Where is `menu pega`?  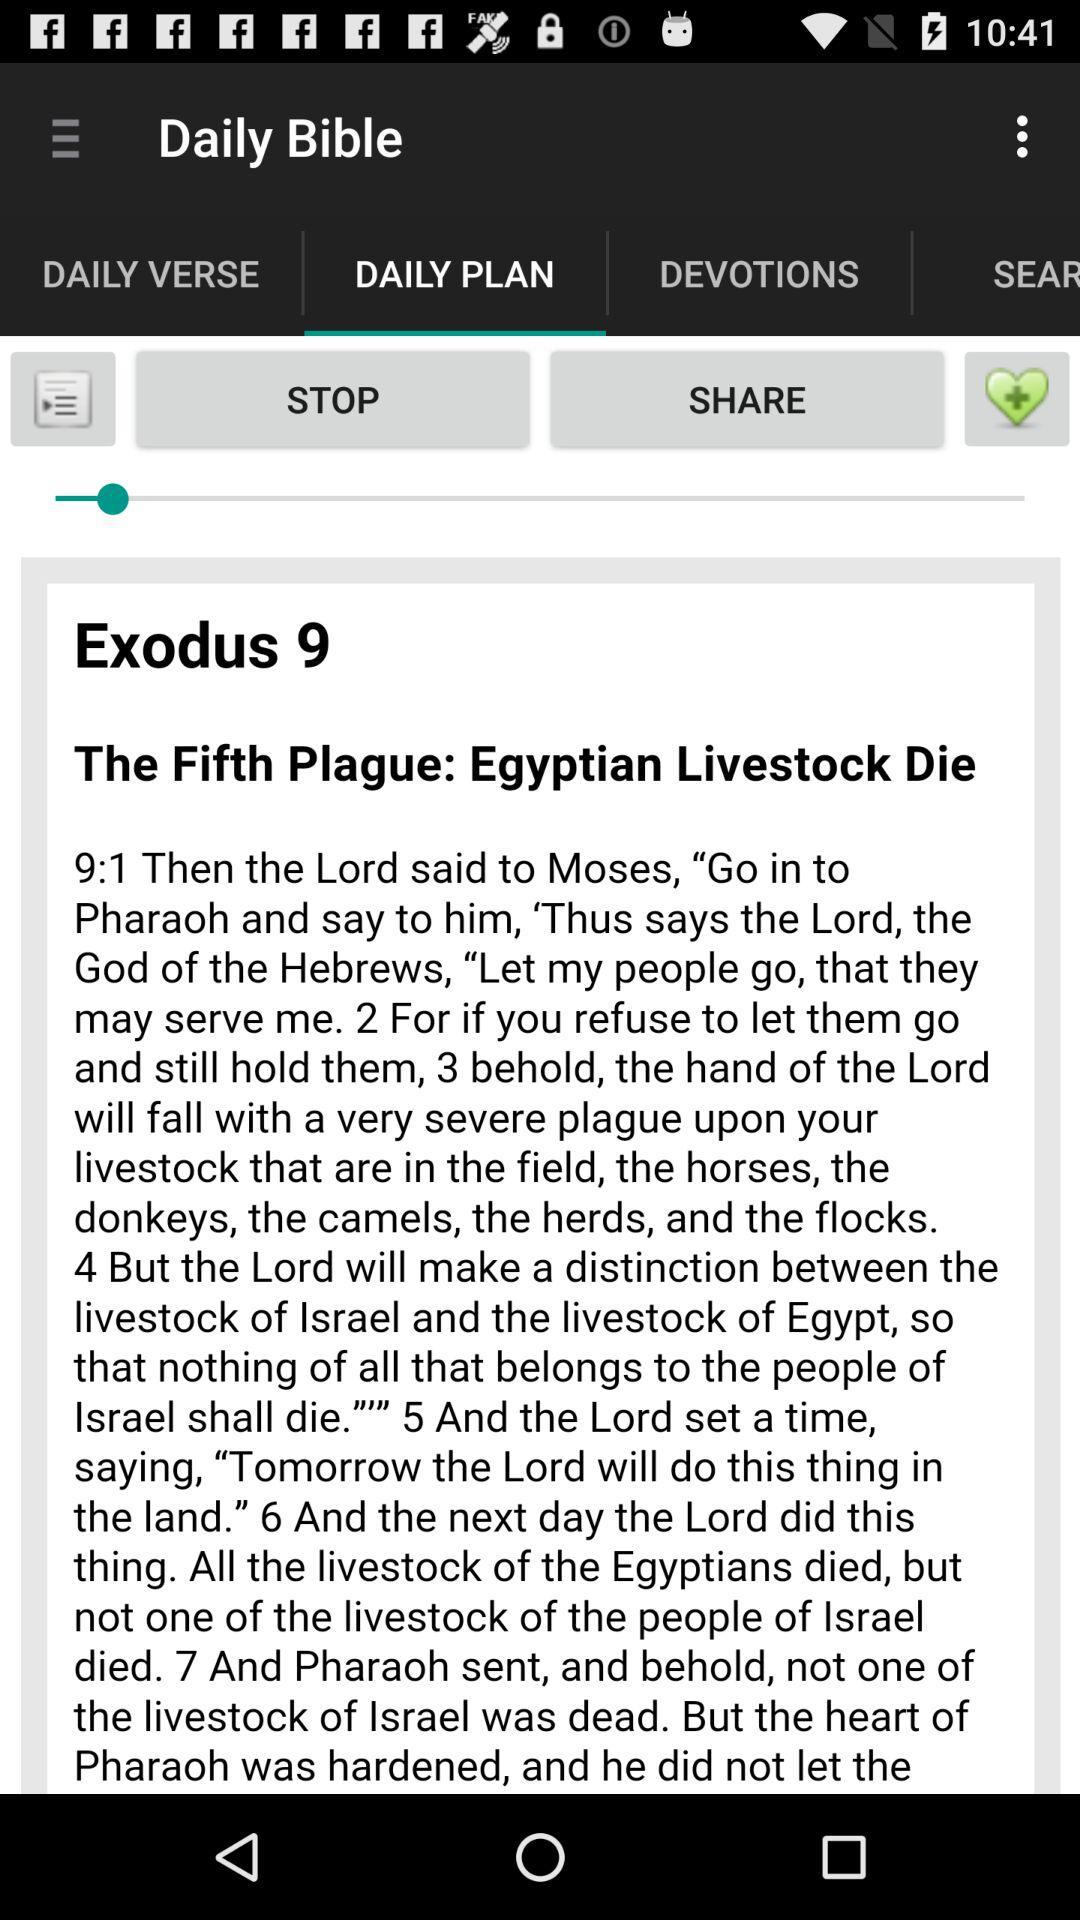
menu pega is located at coordinates (61, 398).